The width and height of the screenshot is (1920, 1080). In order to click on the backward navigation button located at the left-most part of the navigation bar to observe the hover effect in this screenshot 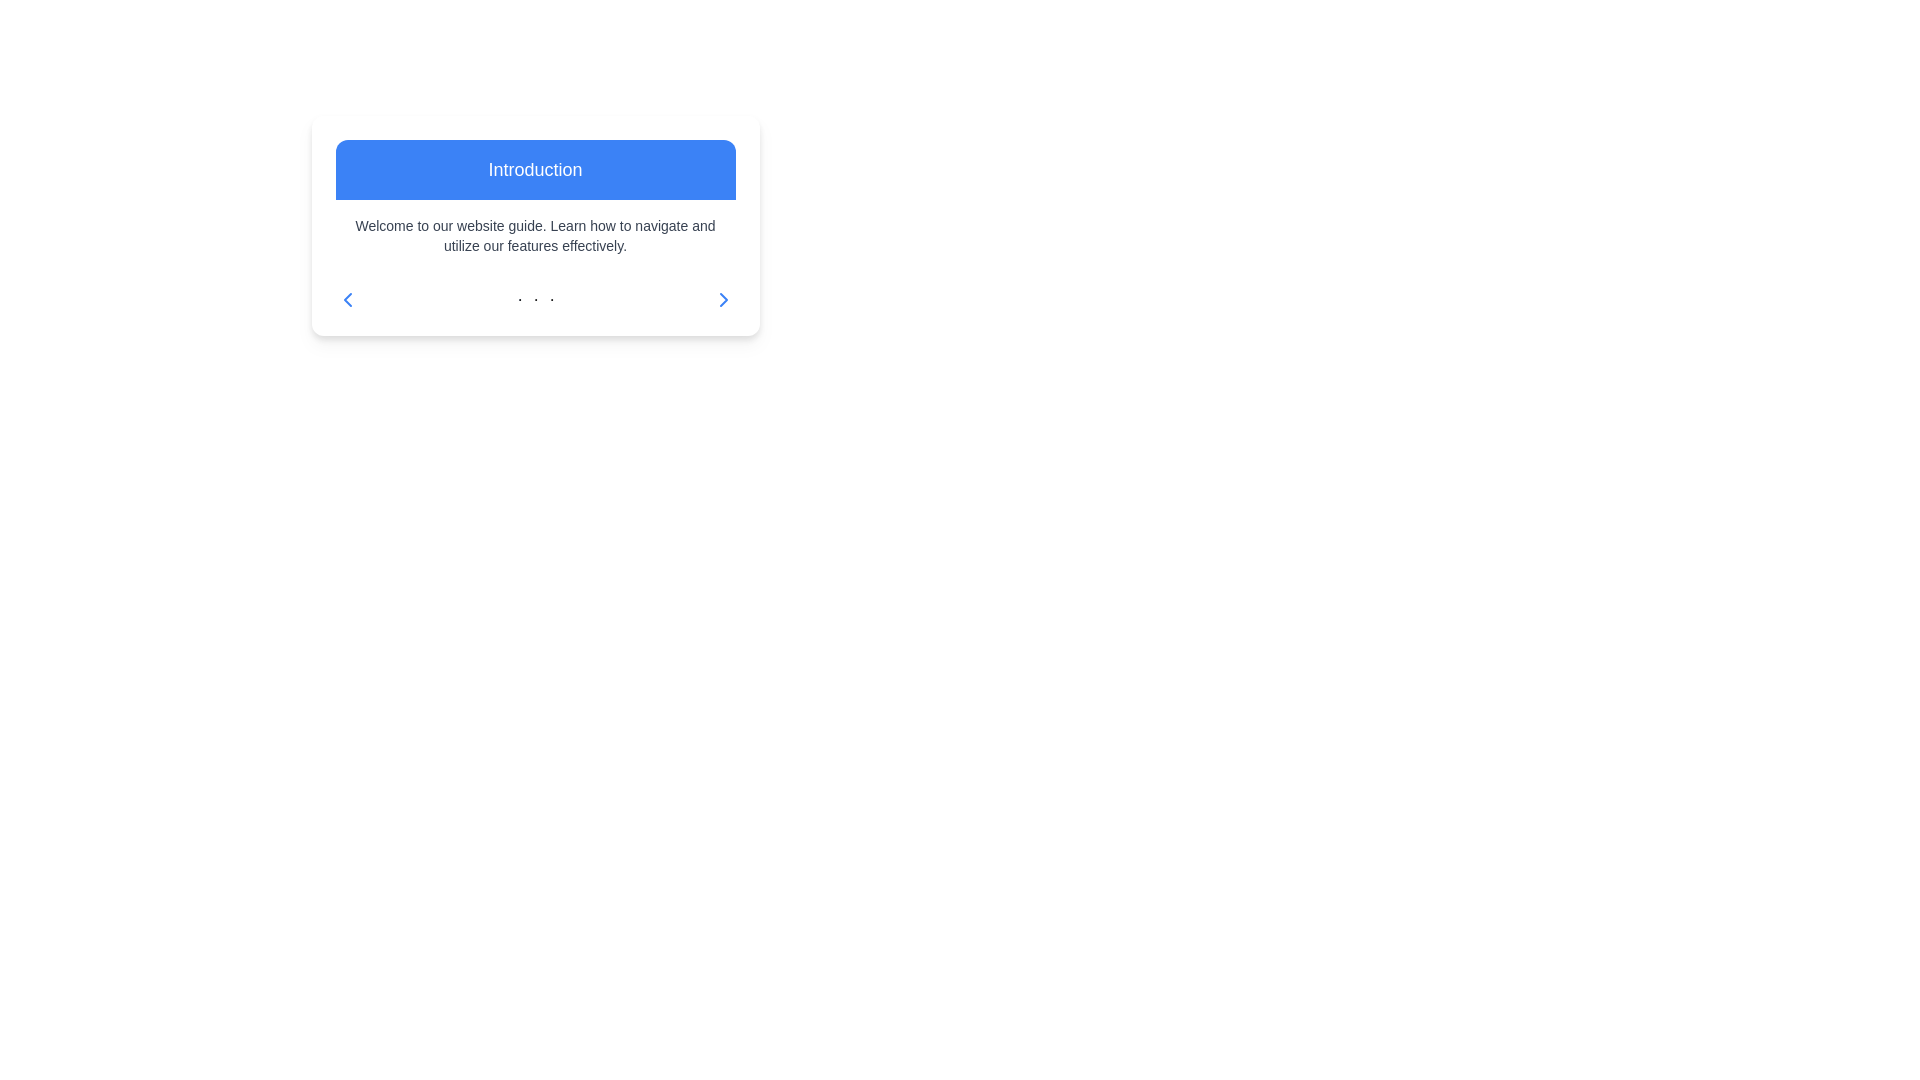, I will do `click(347, 300)`.